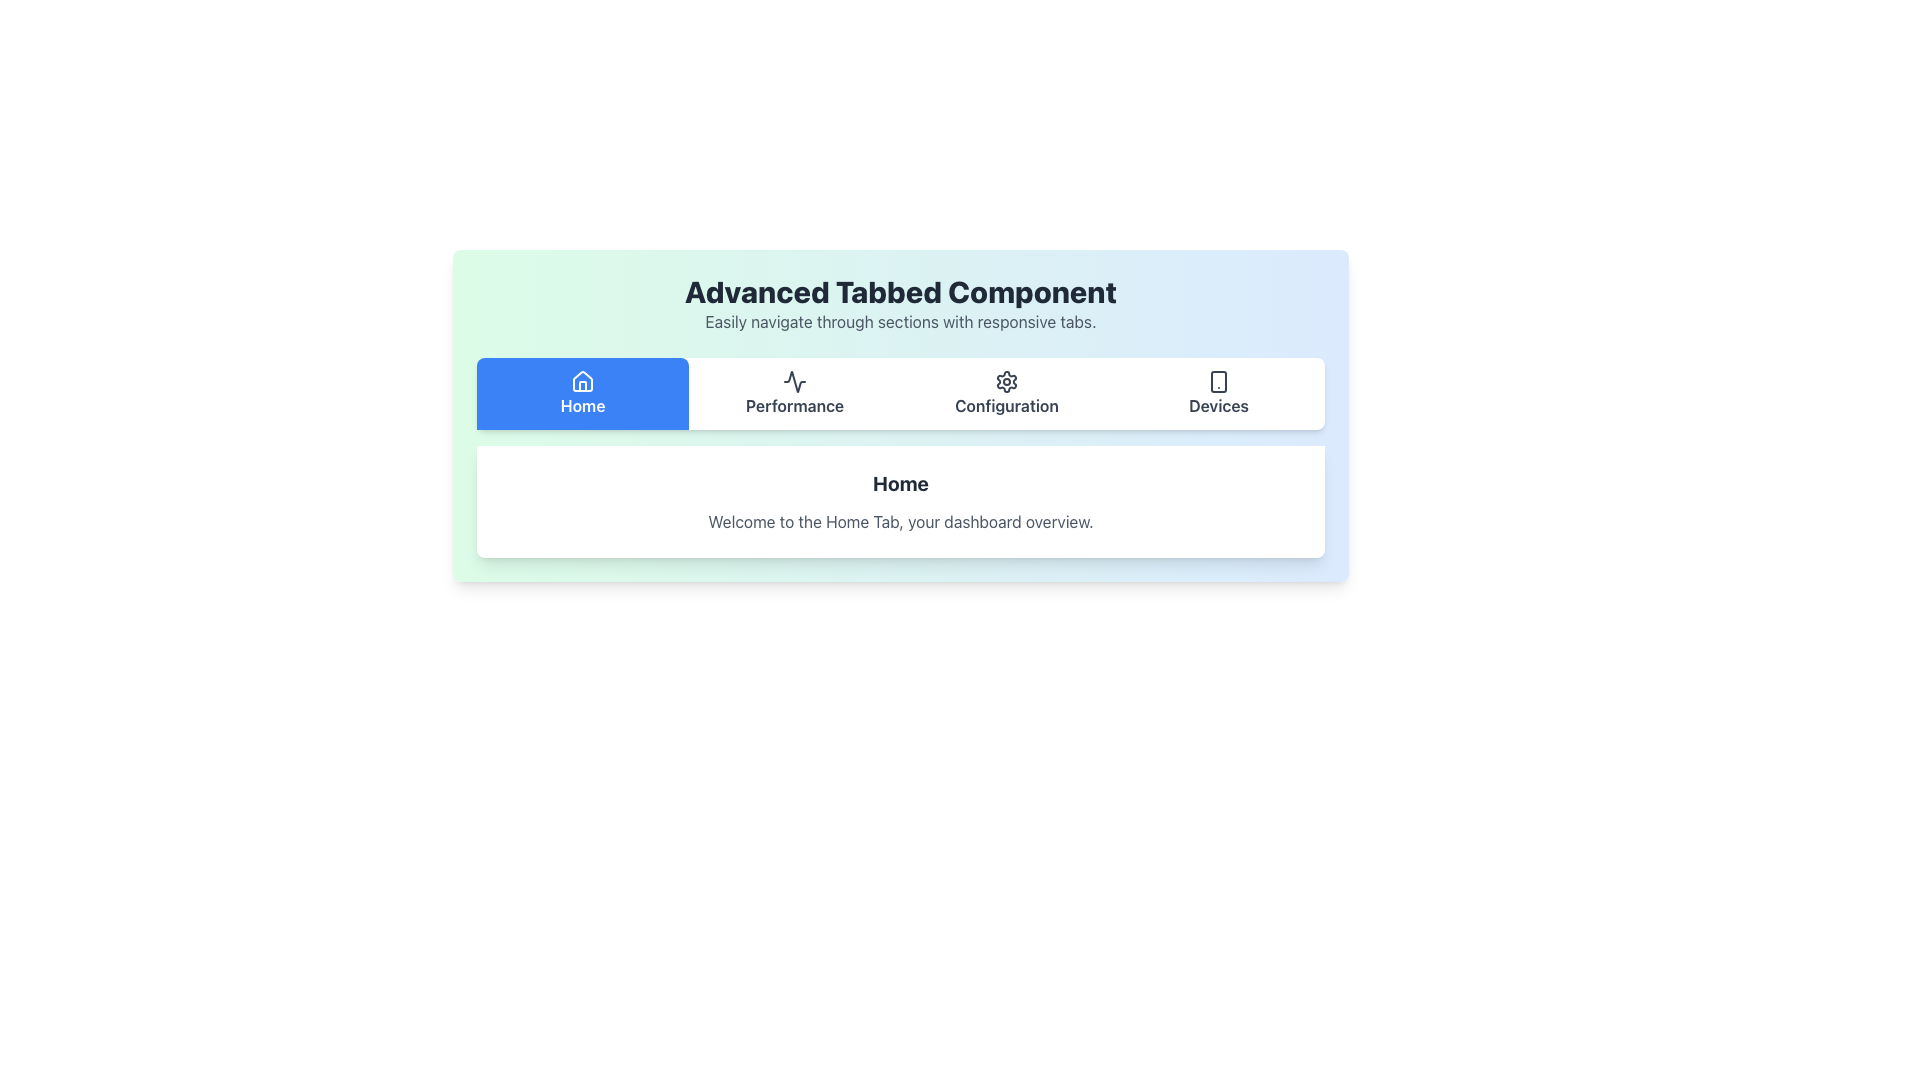 The width and height of the screenshot is (1920, 1080). I want to click on the Informational Block located in the central lower portion of the panel, directly below the 'Home' tab navigation bar, so click(900, 500).